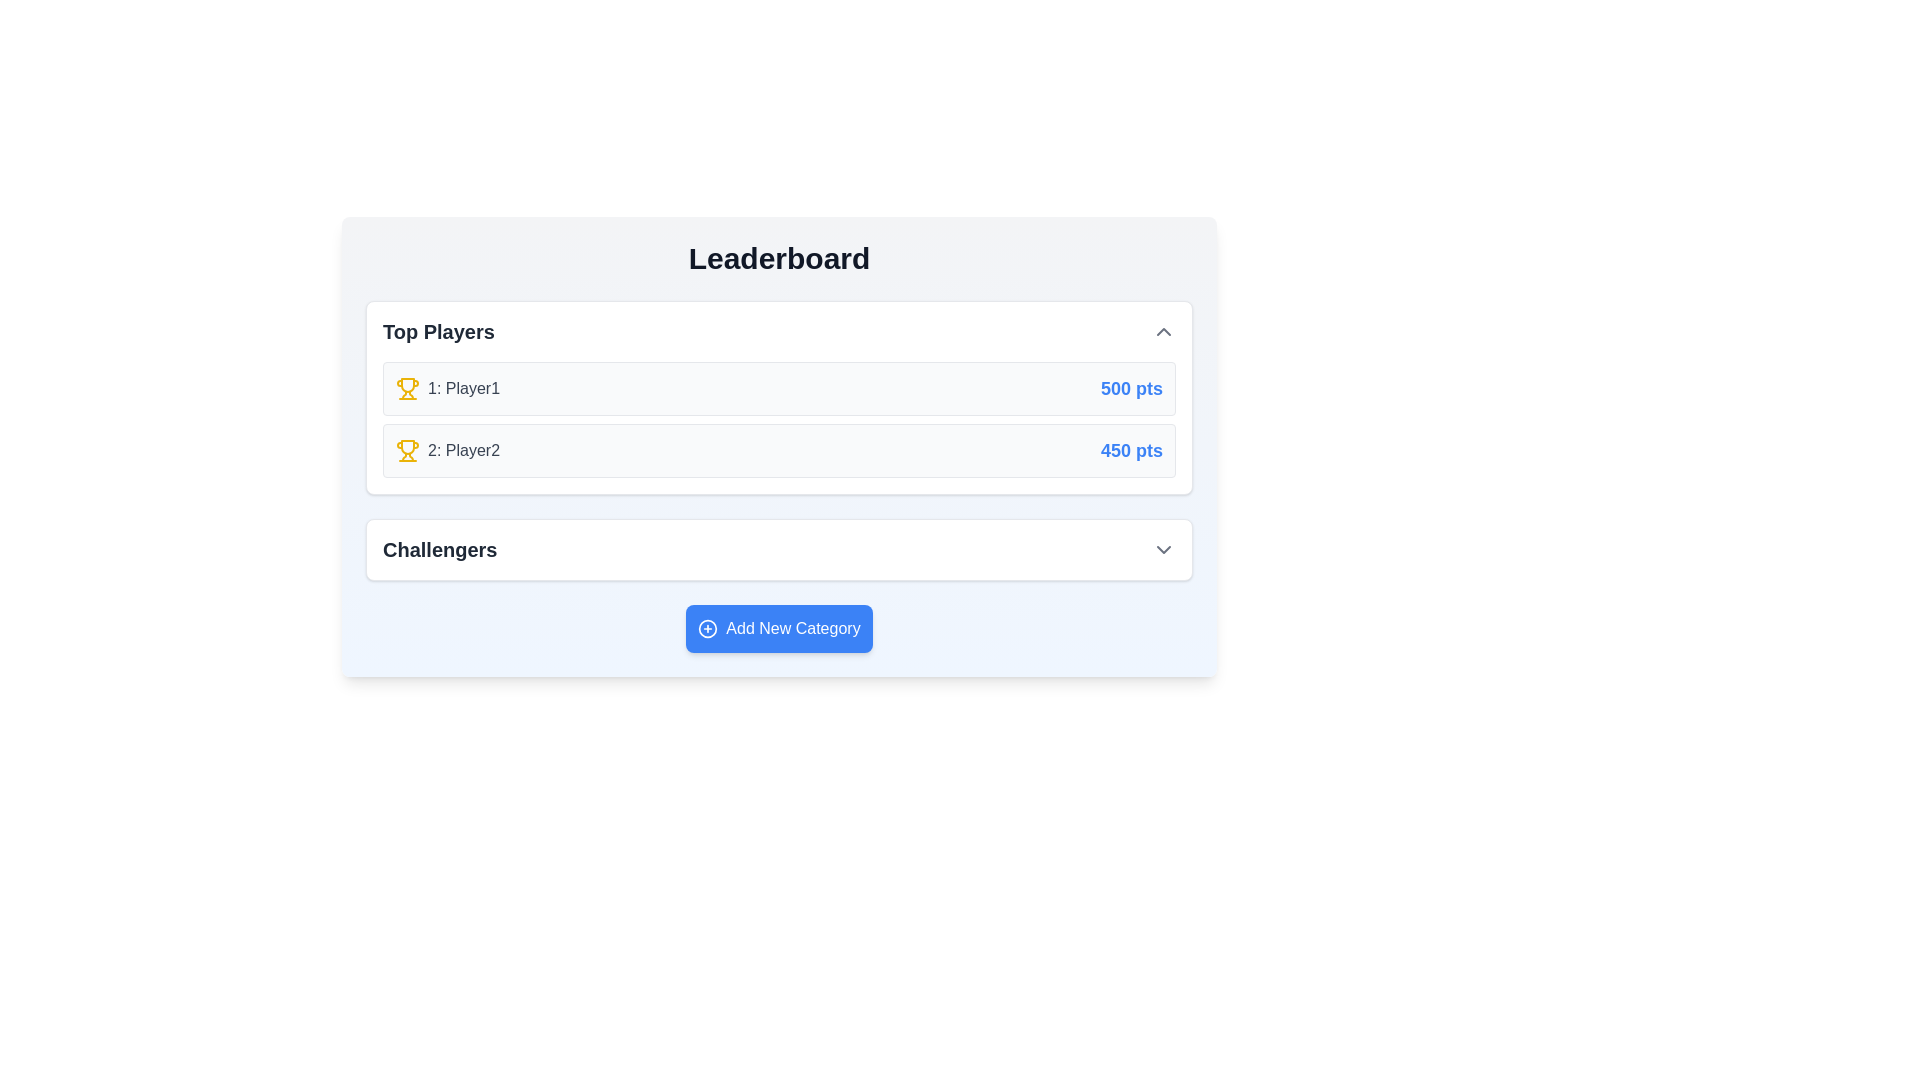 This screenshot has width=1920, height=1080. I want to click on the first-ranked player achievement icon in the 'Top Players' section, which is located directly to the left of the text '1: Player1', so click(407, 389).